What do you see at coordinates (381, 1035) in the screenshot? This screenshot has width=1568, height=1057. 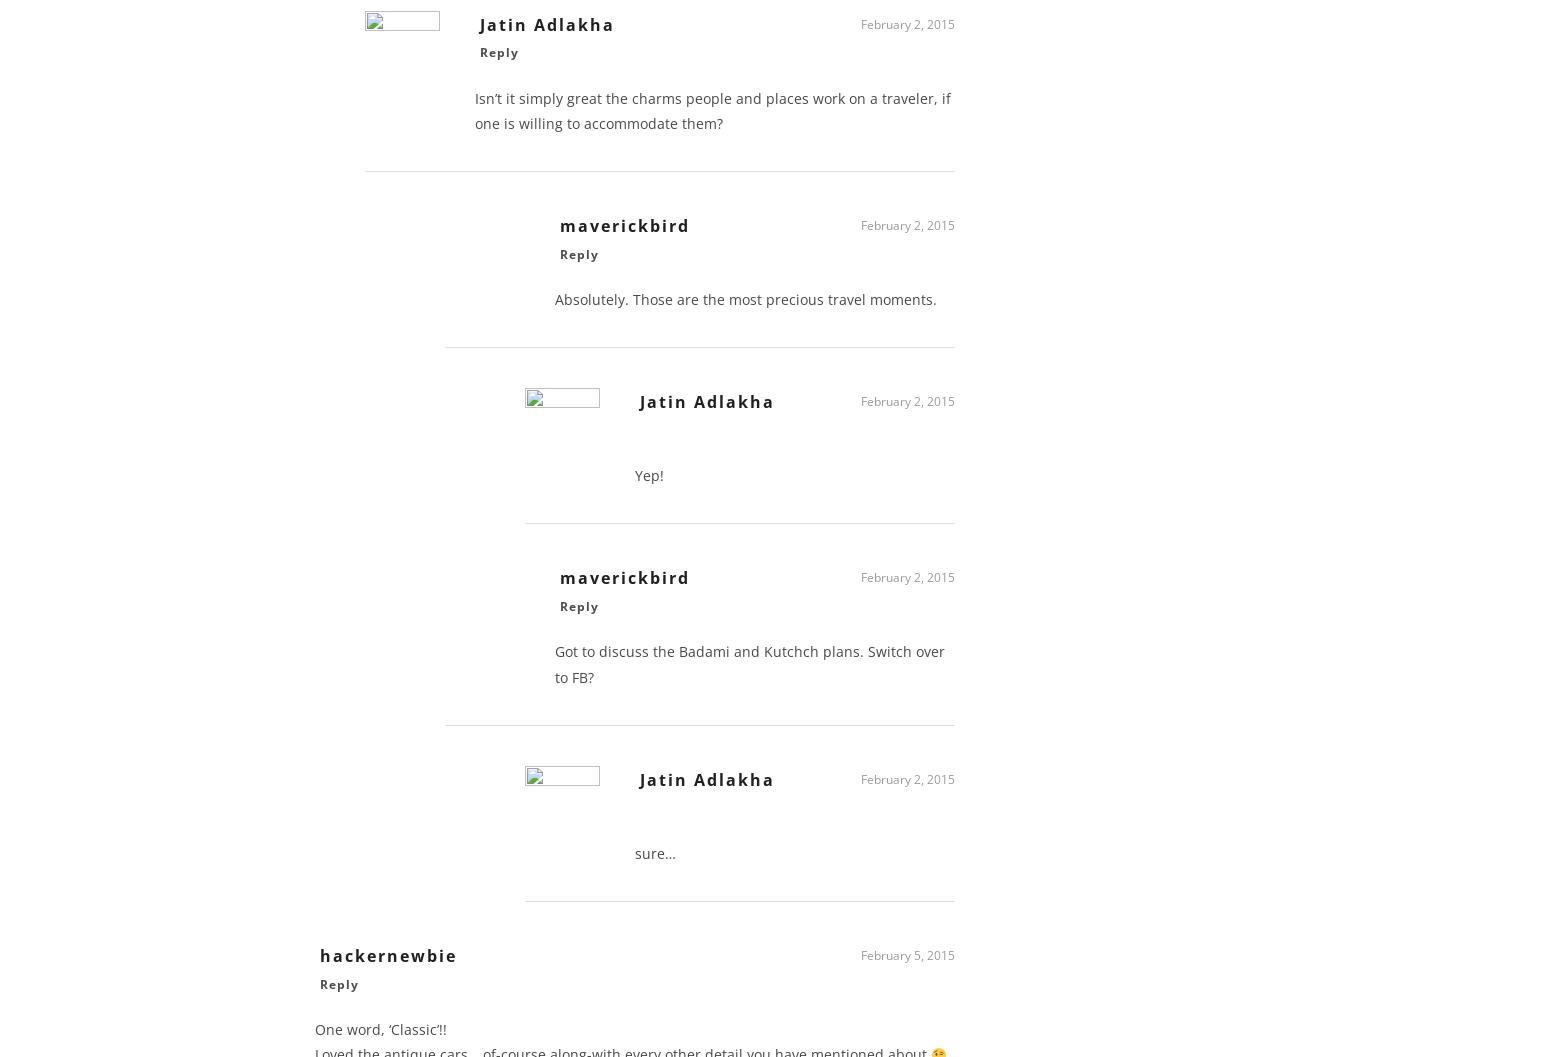 I see `'One word, ‘Classic’!!'` at bounding box center [381, 1035].